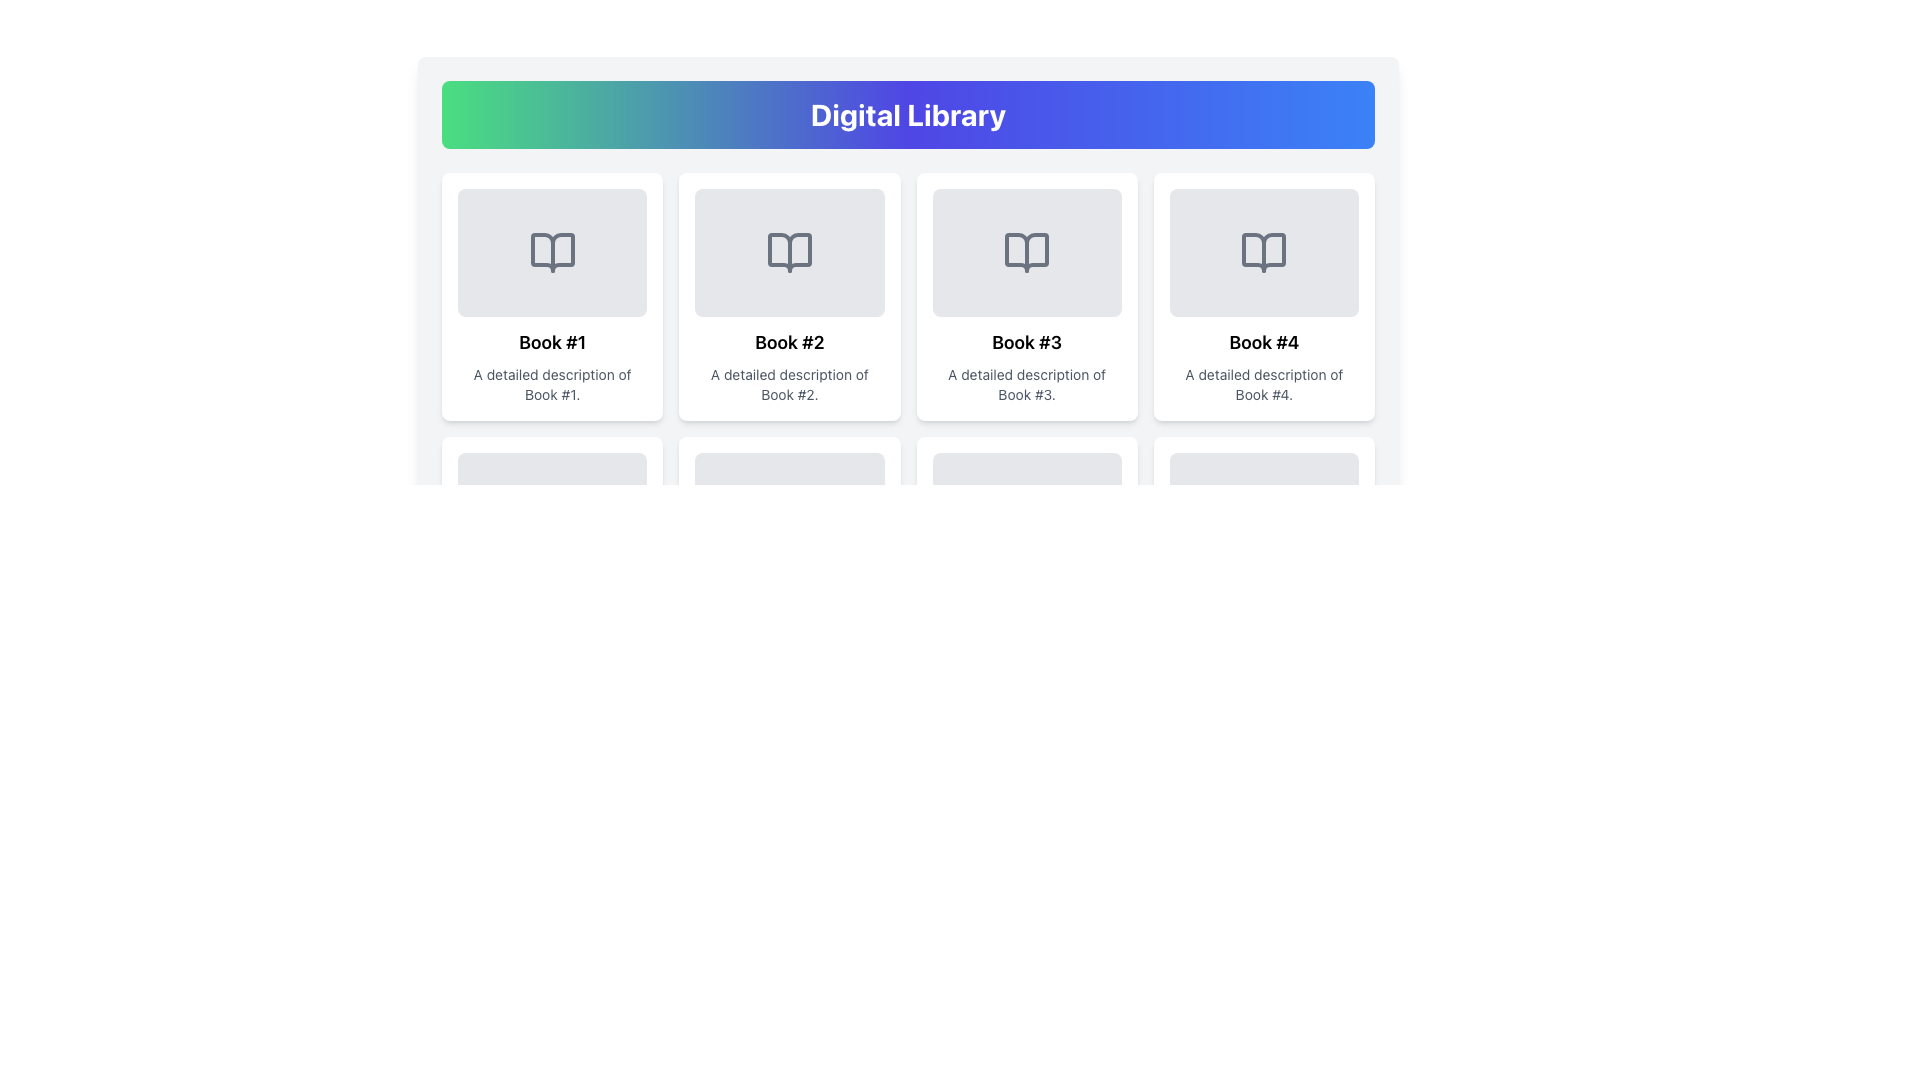  What do you see at coordinates (788, 385) in the screenshot?
I see `text from the Text Label that provides a detailed description of 'Book #2', which is located directly below the 'Book #2' title in the second card of the 'Digital Library' section` at bounding box center [788, 385].